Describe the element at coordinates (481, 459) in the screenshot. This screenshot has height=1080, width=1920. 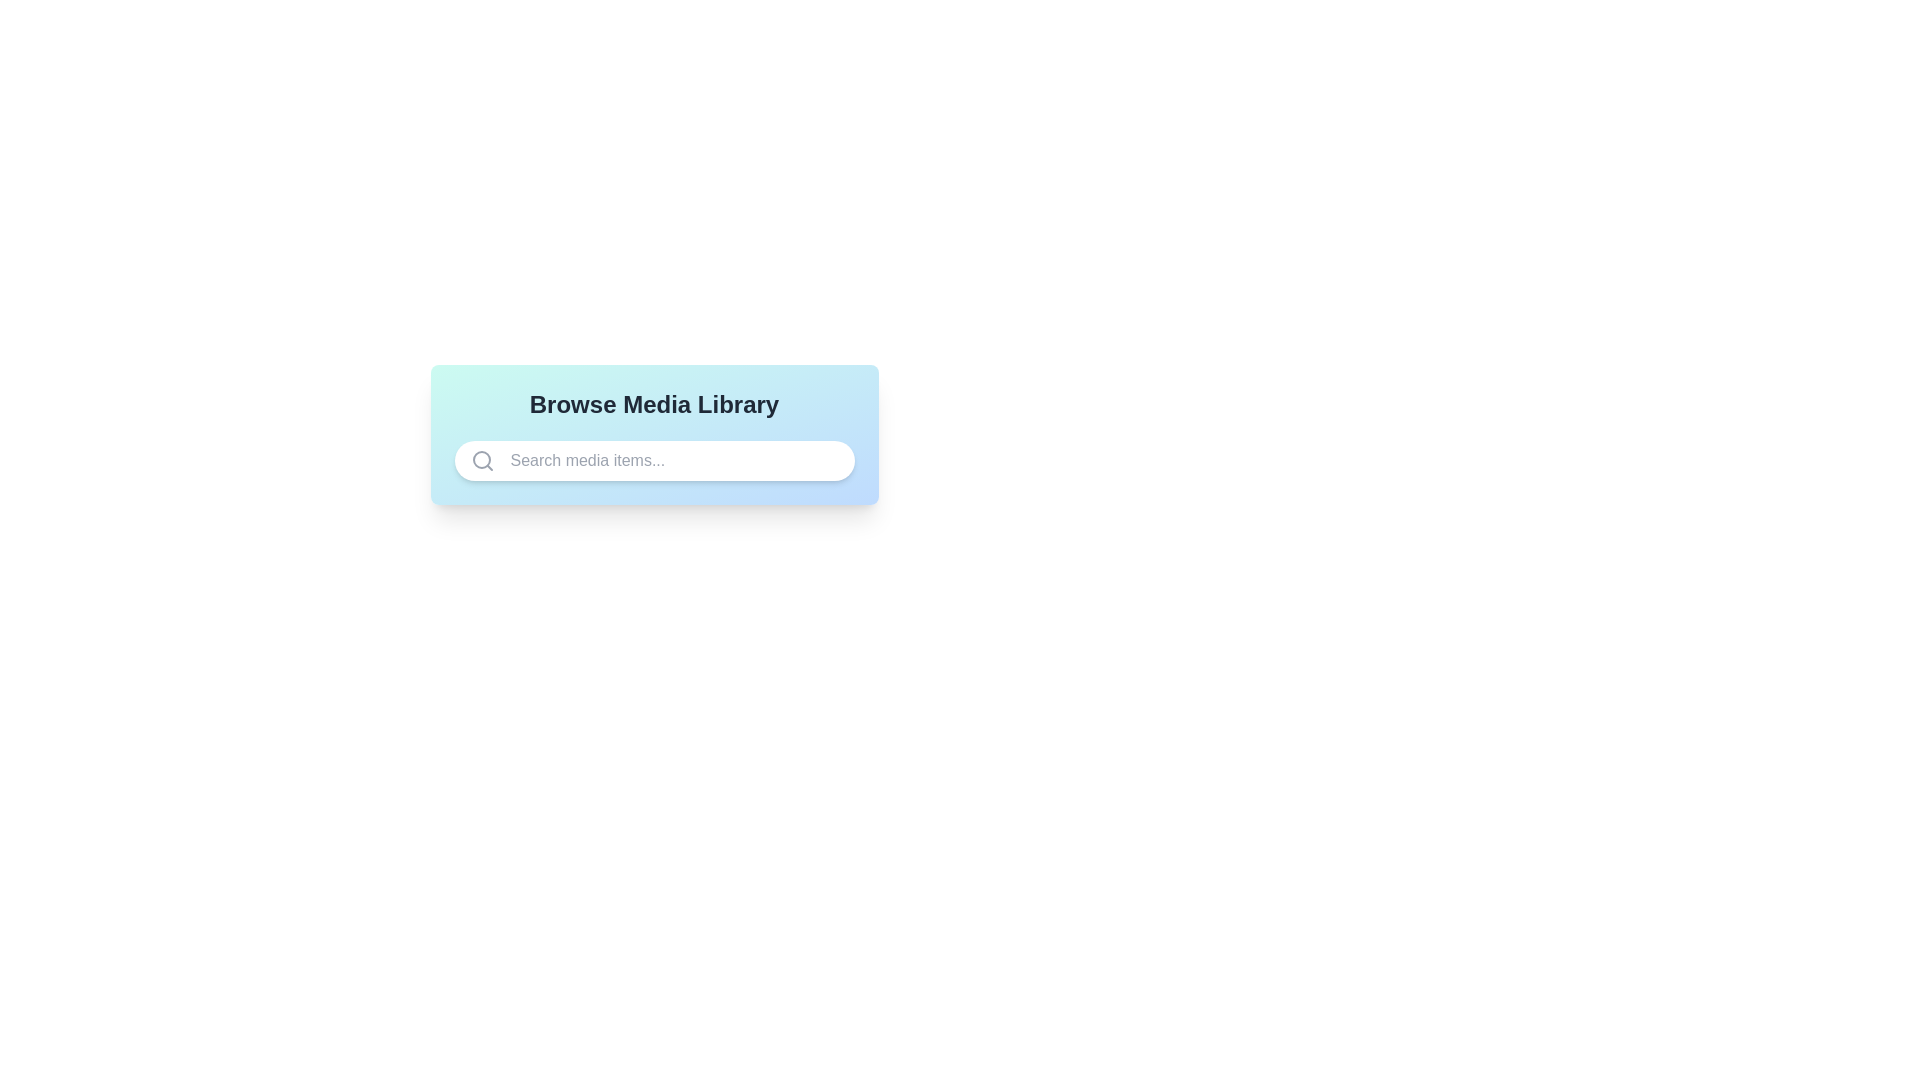
I see `the circular magnifying glass lens icon located to the left of the search input field` at that location.